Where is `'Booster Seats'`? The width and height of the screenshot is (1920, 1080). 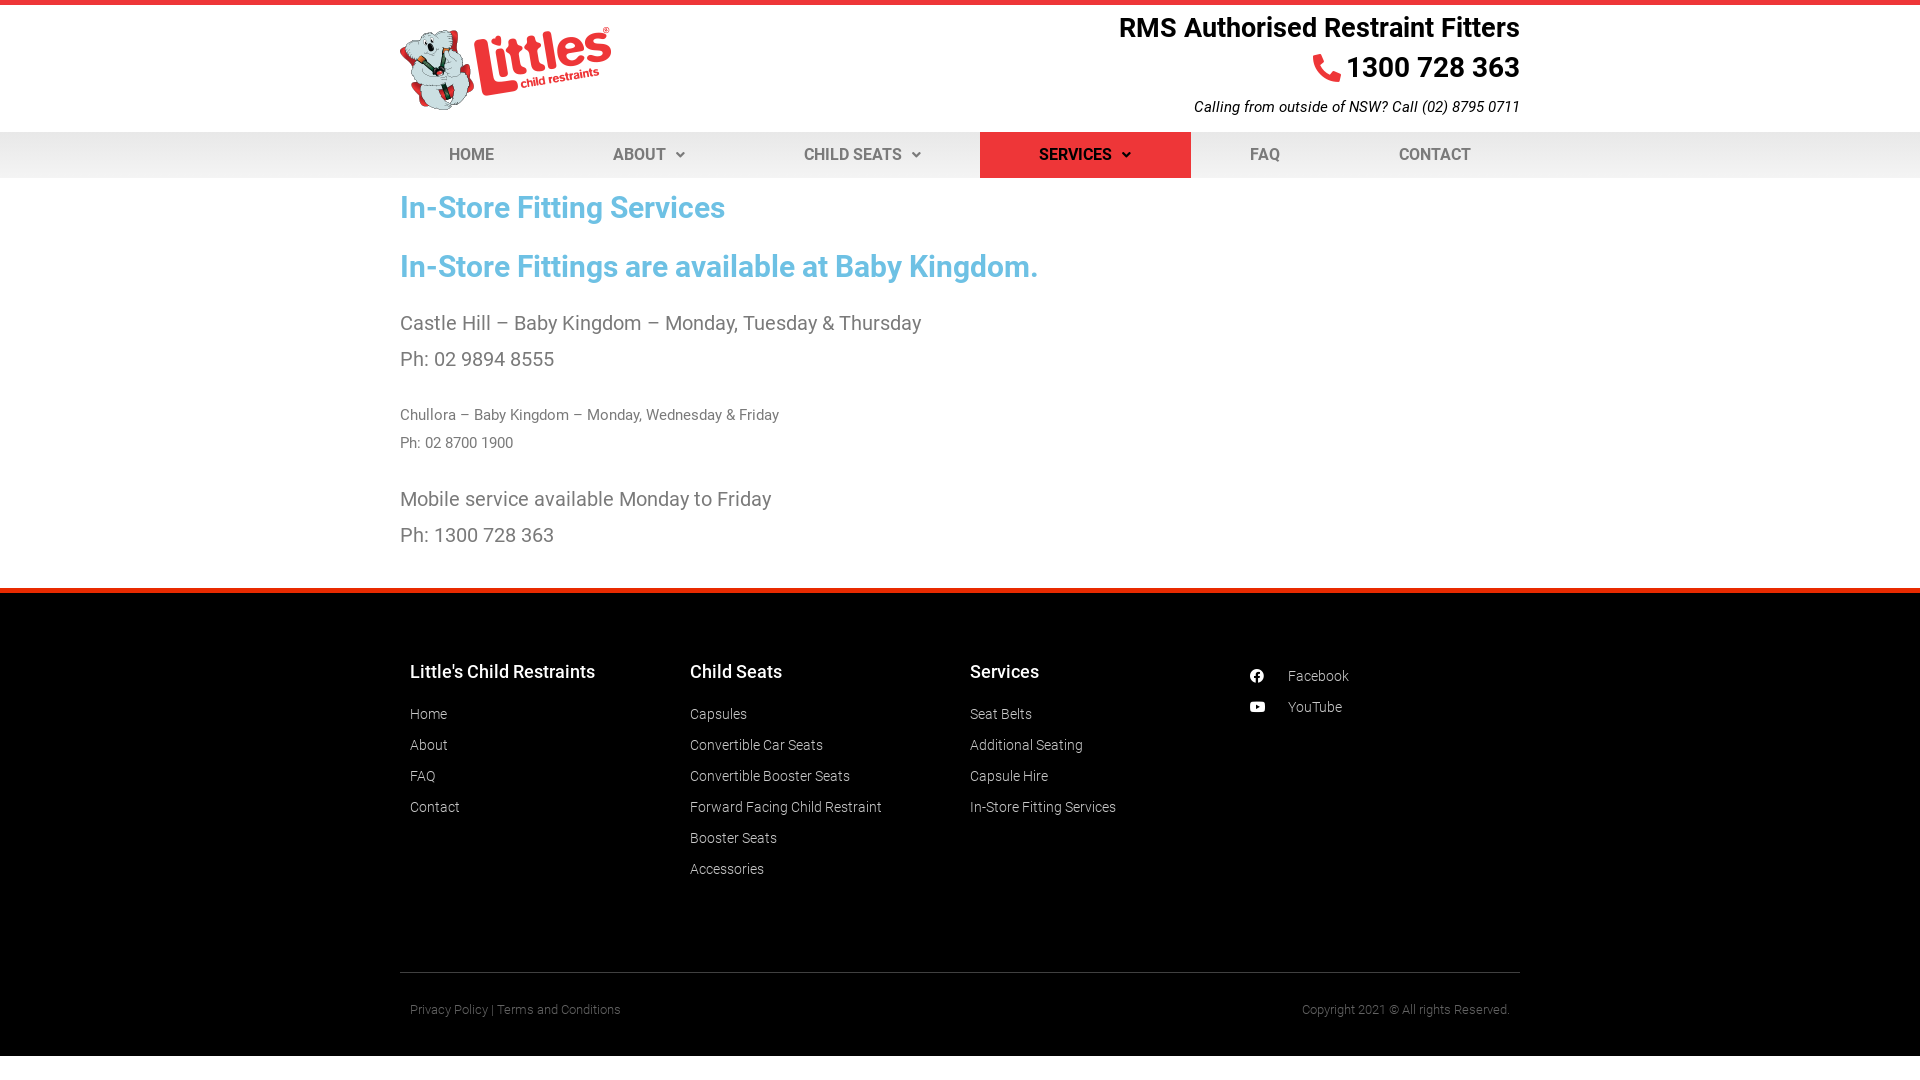
'Booster Seats' is located at coordinates (690, 837).